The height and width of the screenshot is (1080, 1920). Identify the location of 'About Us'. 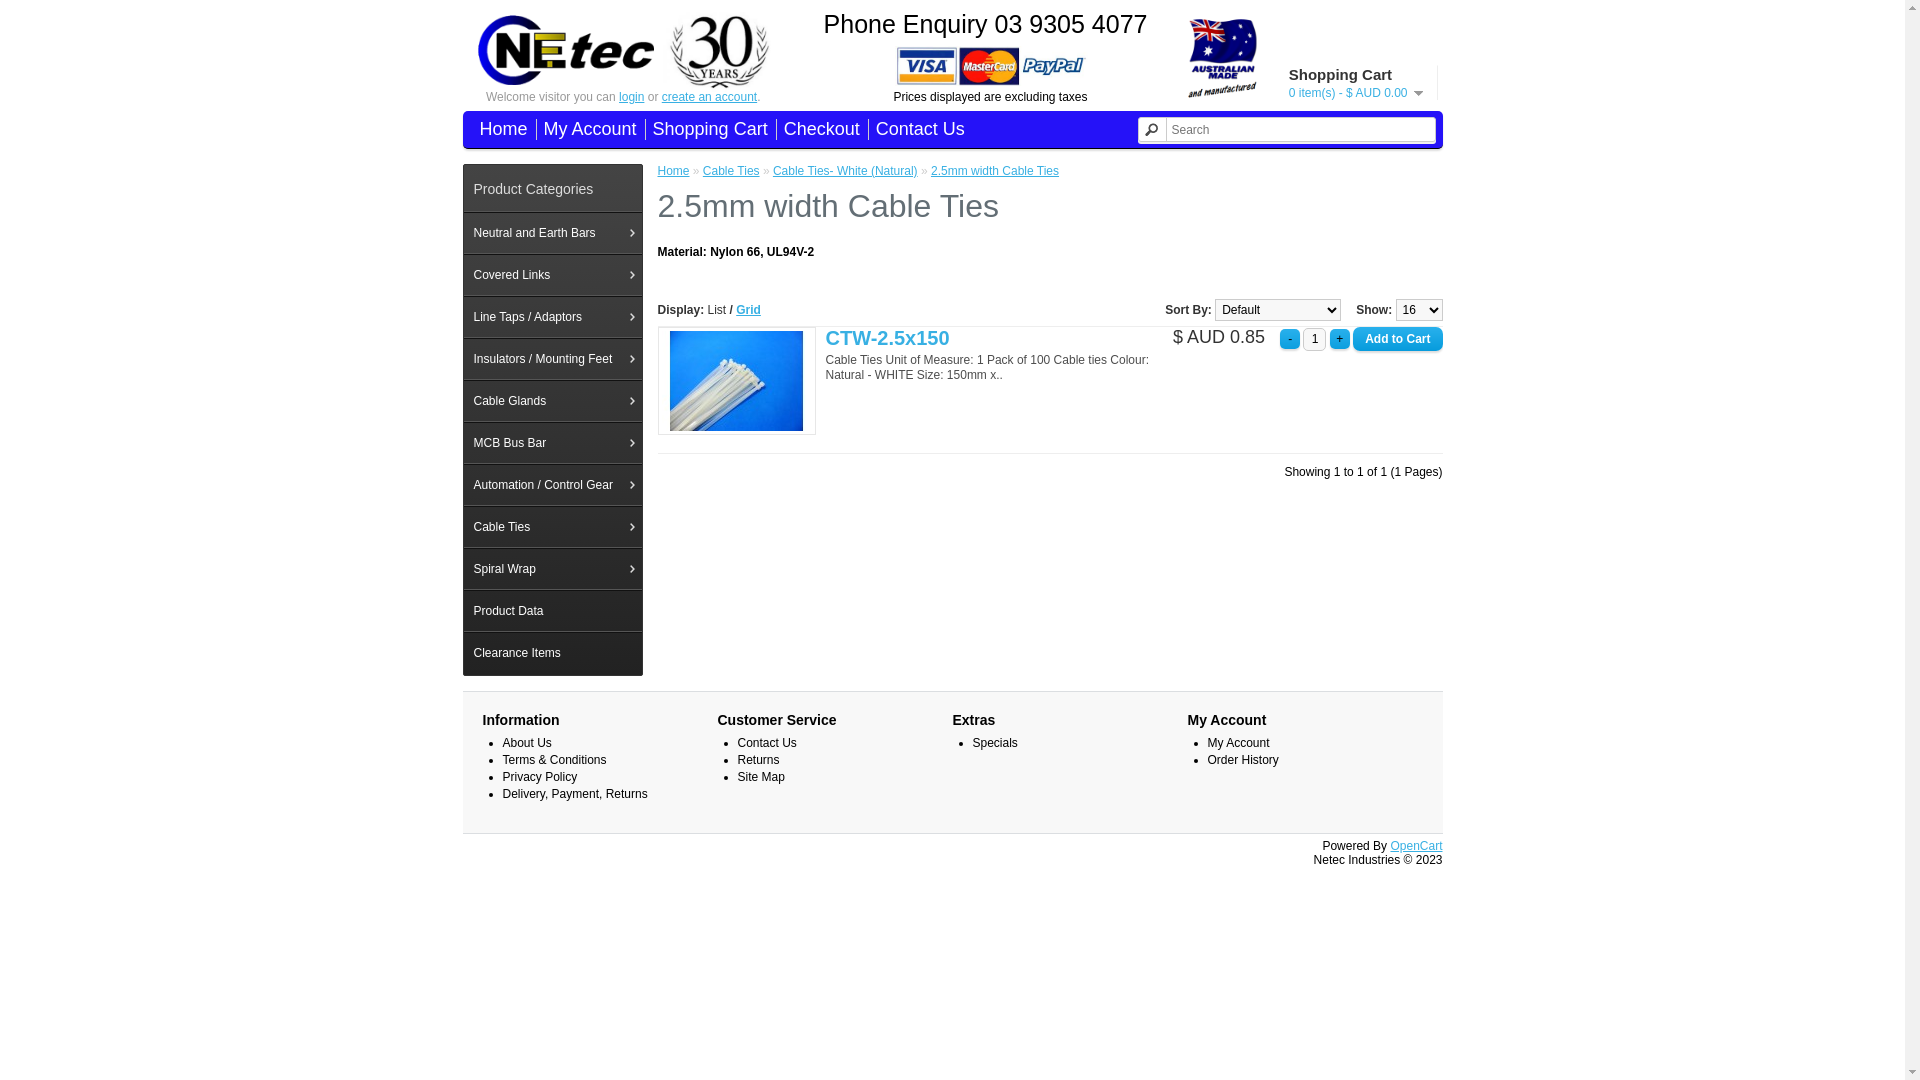
(526, 743).